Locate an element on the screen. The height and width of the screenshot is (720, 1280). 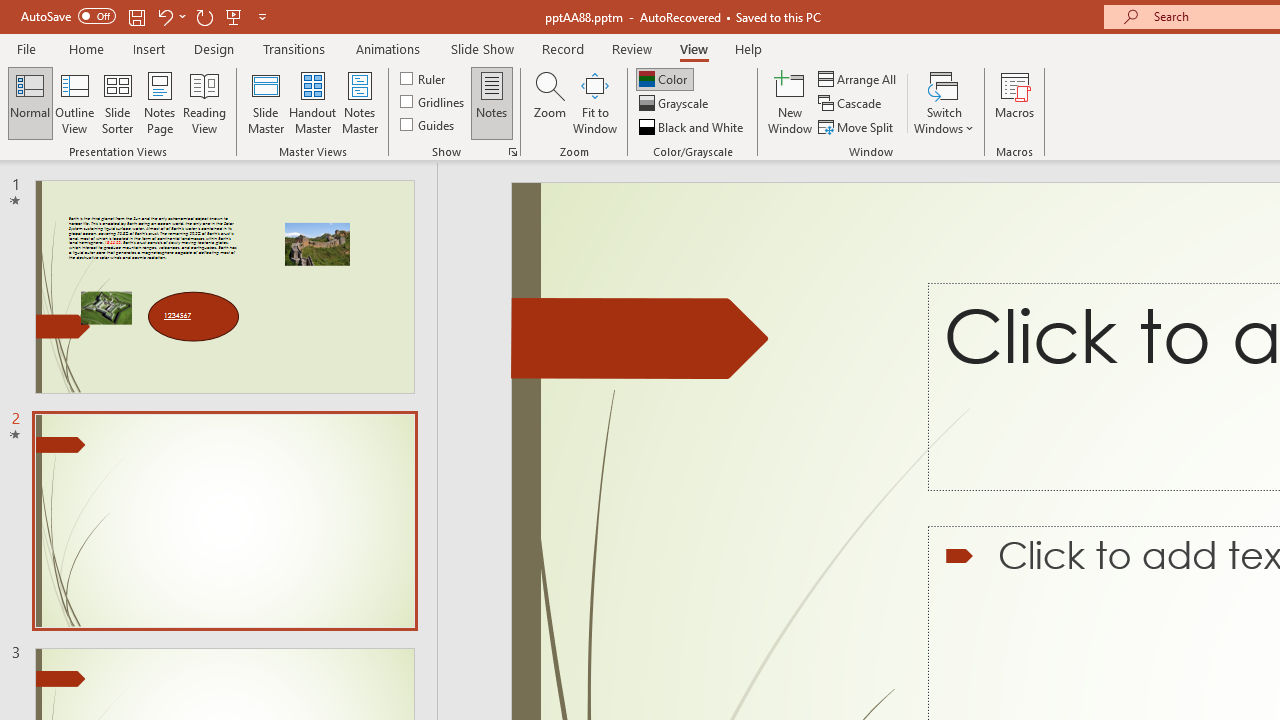
'Notes' is located at coordinates (492, 103).